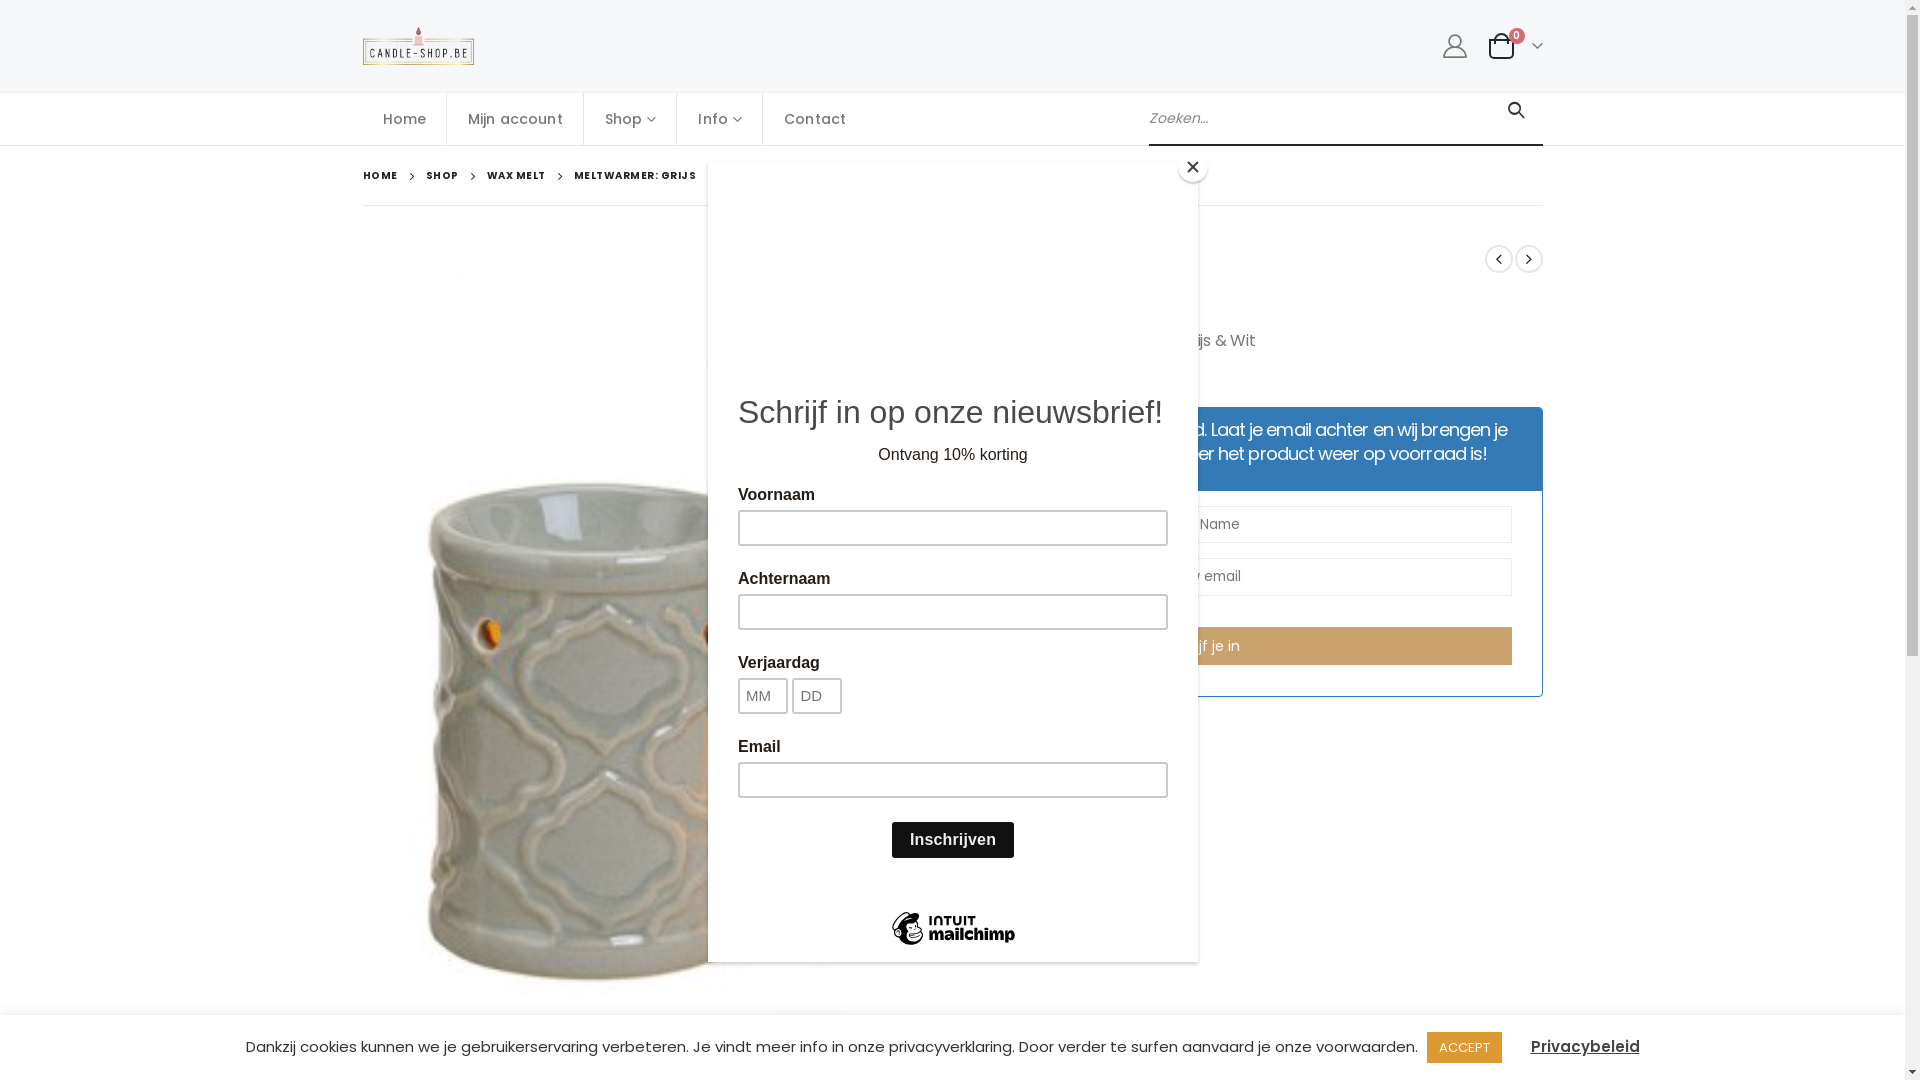 Image resolution: width=1920 pixels, height=1080 pixels. Describe the element at coordinates (379, 175) in the screenshot. I see `'HOME'` at that location.